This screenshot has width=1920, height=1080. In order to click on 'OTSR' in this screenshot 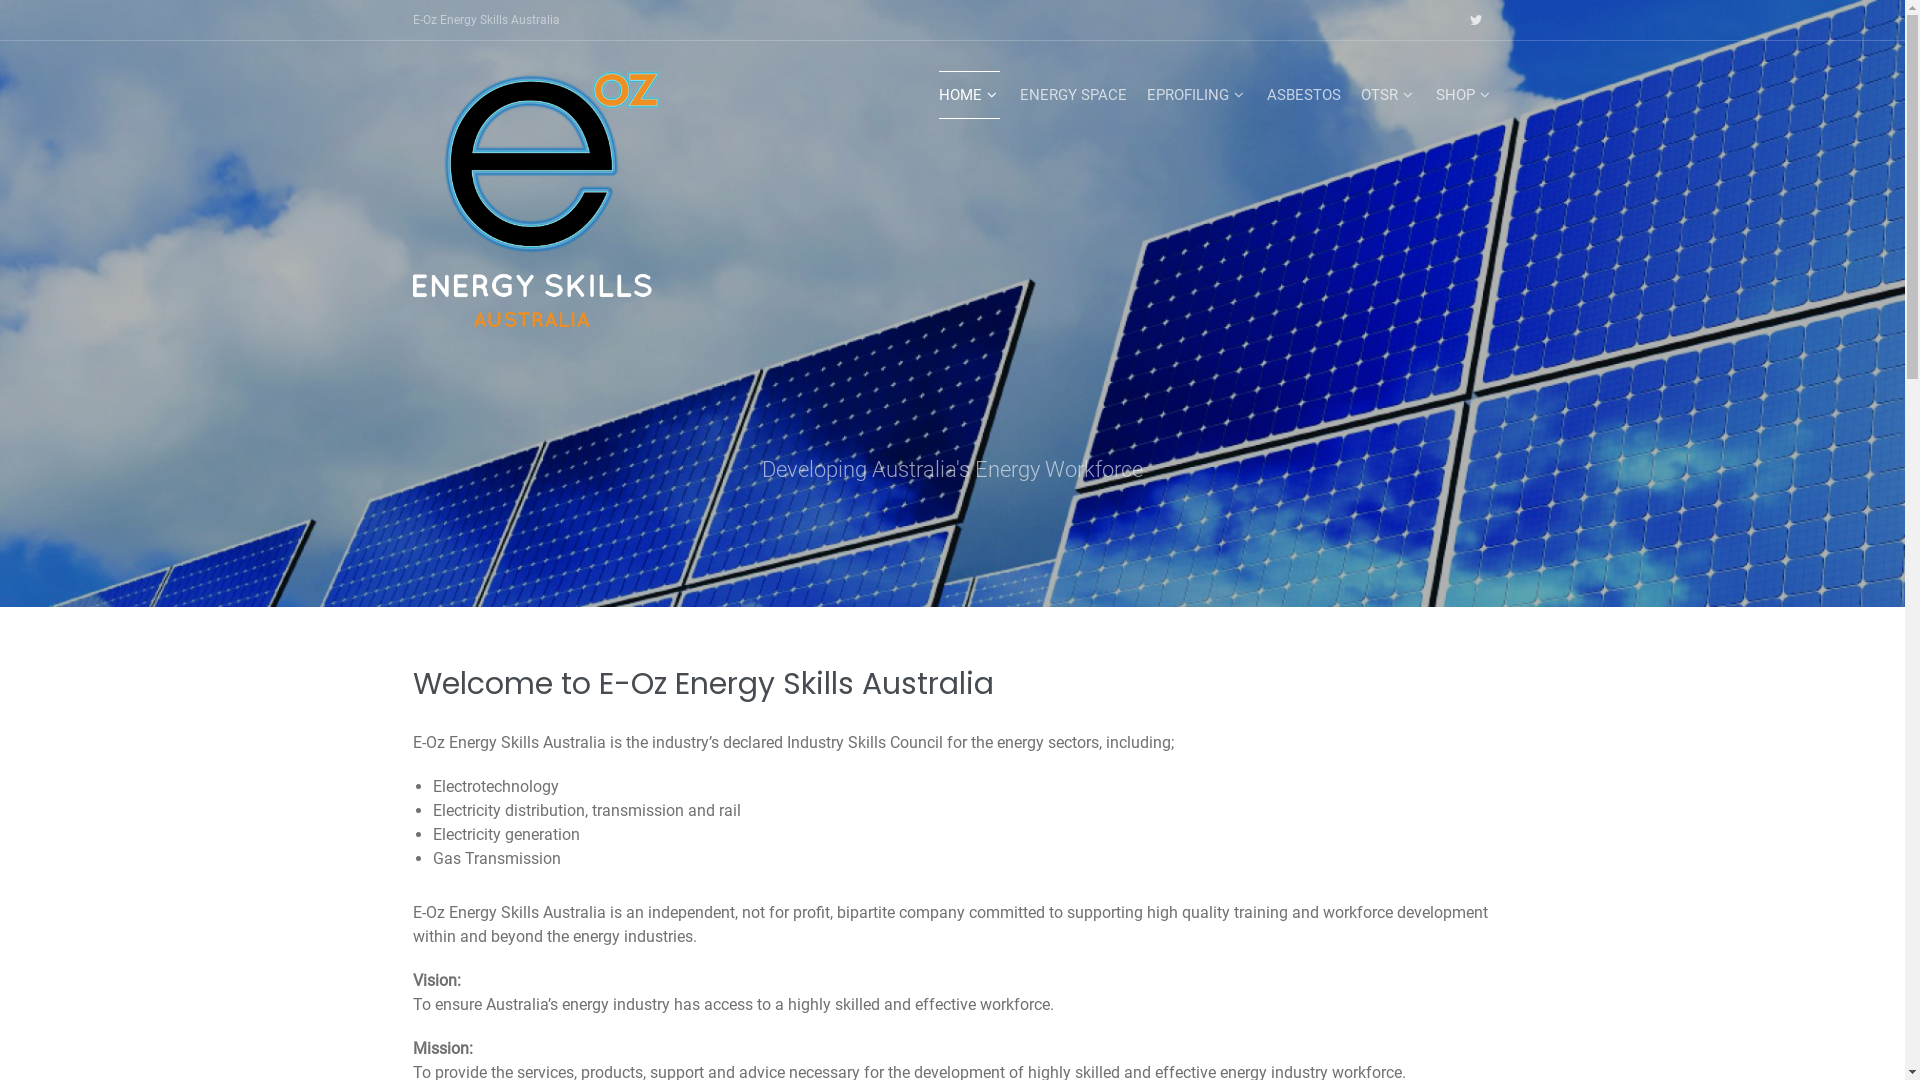, I will do `click(1386, 95)`.